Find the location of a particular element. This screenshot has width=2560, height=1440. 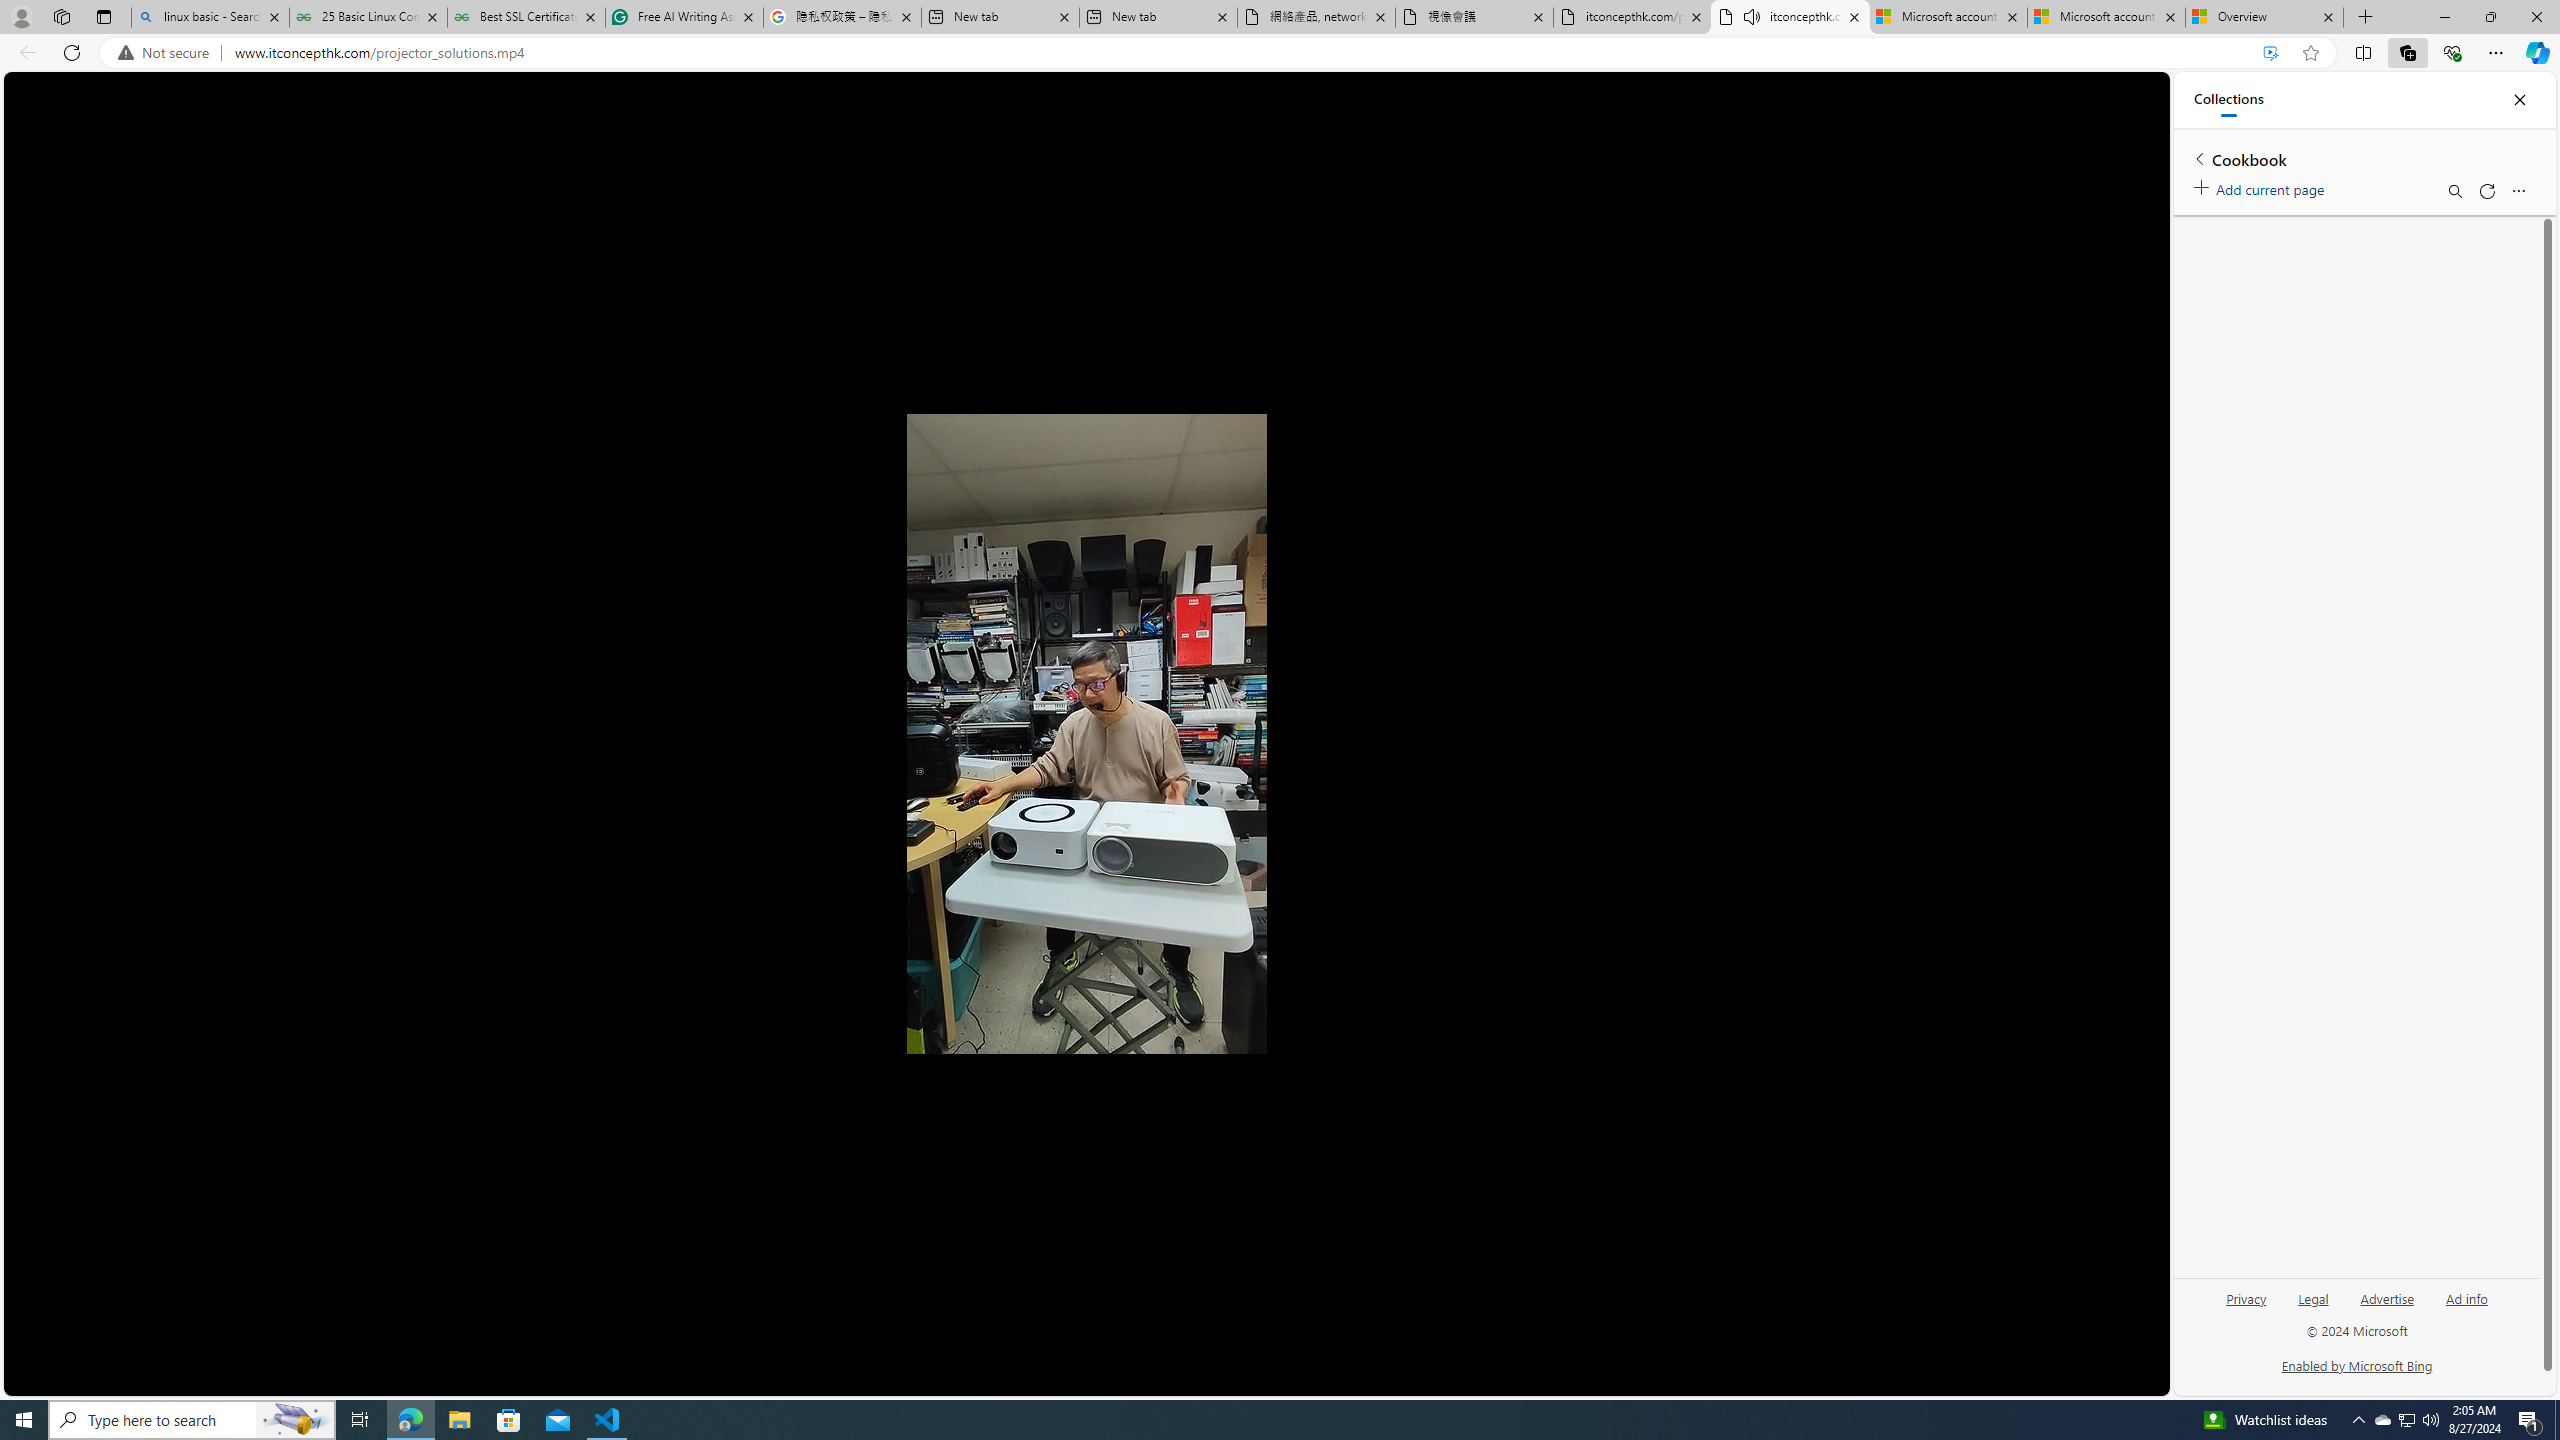

'Add current page' is located at coordinates (2262, 184).